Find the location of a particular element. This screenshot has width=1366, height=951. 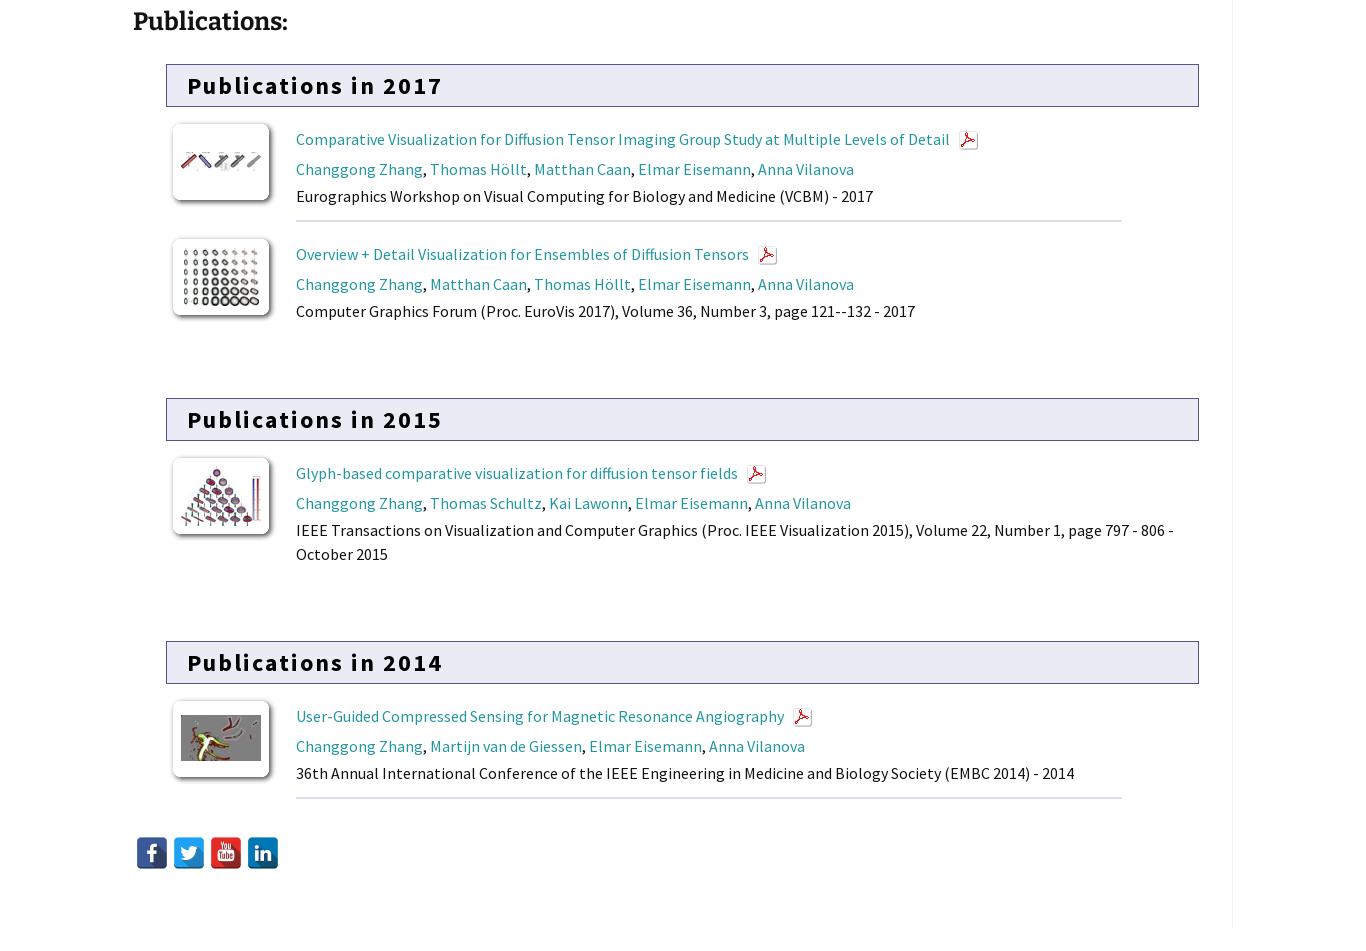

'Publications in 2015' is located at coordinates (314, 418).